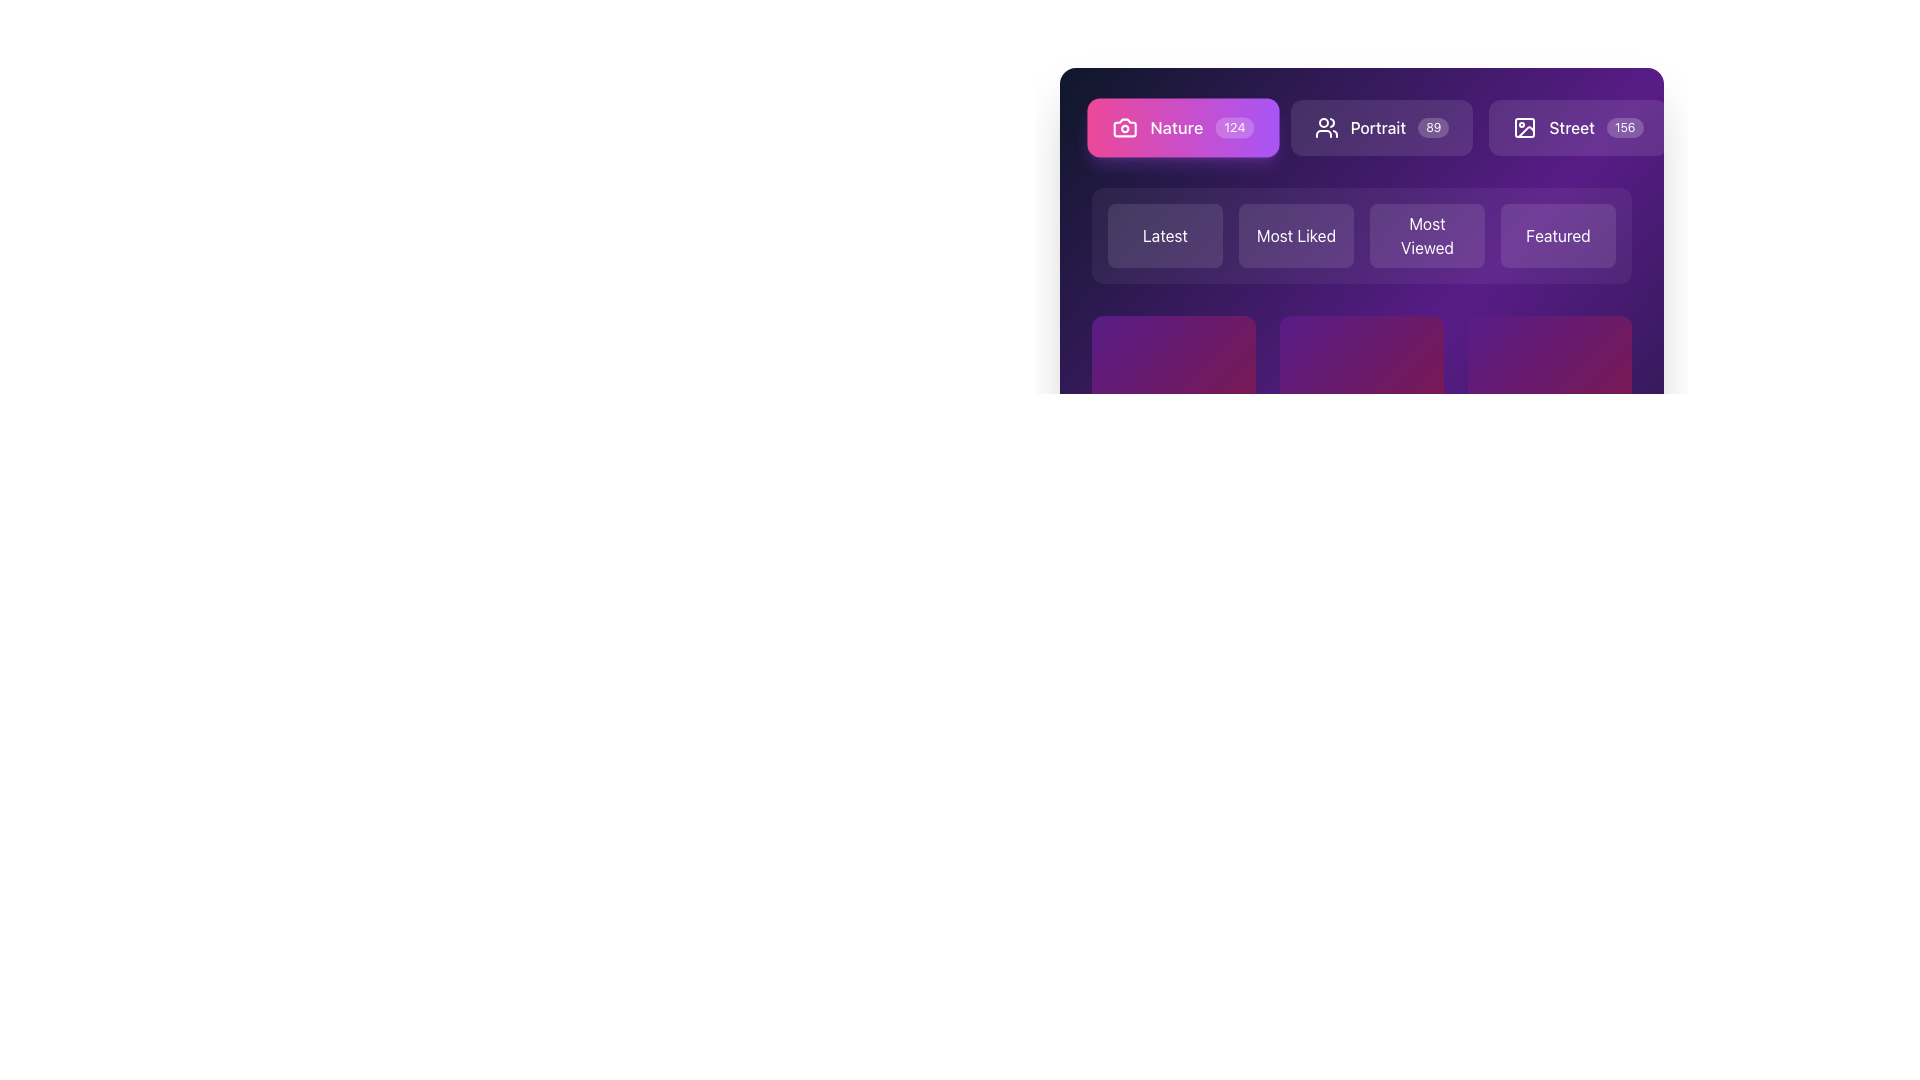 The height and width of the screenshot is (1080, 1920). I want to click on the Count badge located to the right of the 'Street' button in the top-right corner of the interface, so click(1625, 127).